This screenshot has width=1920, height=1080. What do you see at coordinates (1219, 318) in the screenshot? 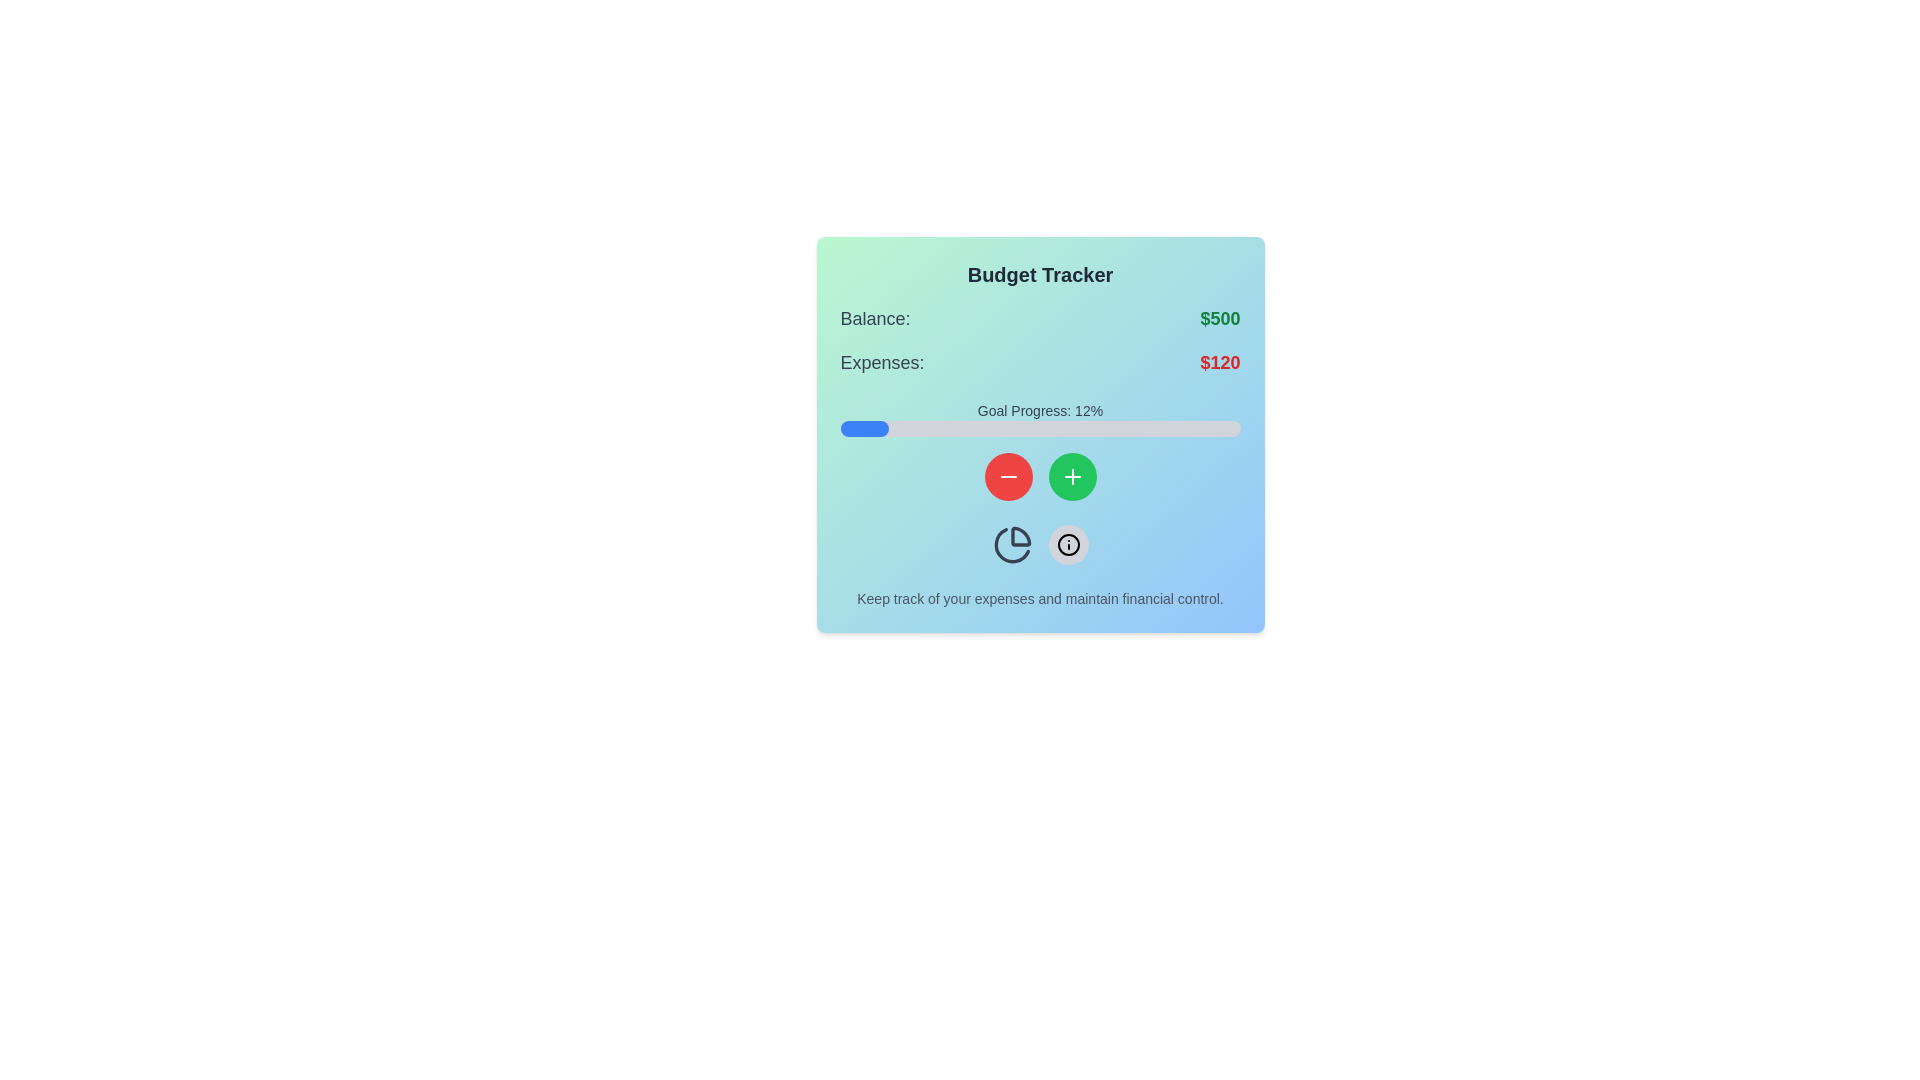
I see `the static text label displaying the monetary value '$500' in bold, large, green font, which is positioned to the right of the 'Balance:' label` at bounding box center [1219, 318].